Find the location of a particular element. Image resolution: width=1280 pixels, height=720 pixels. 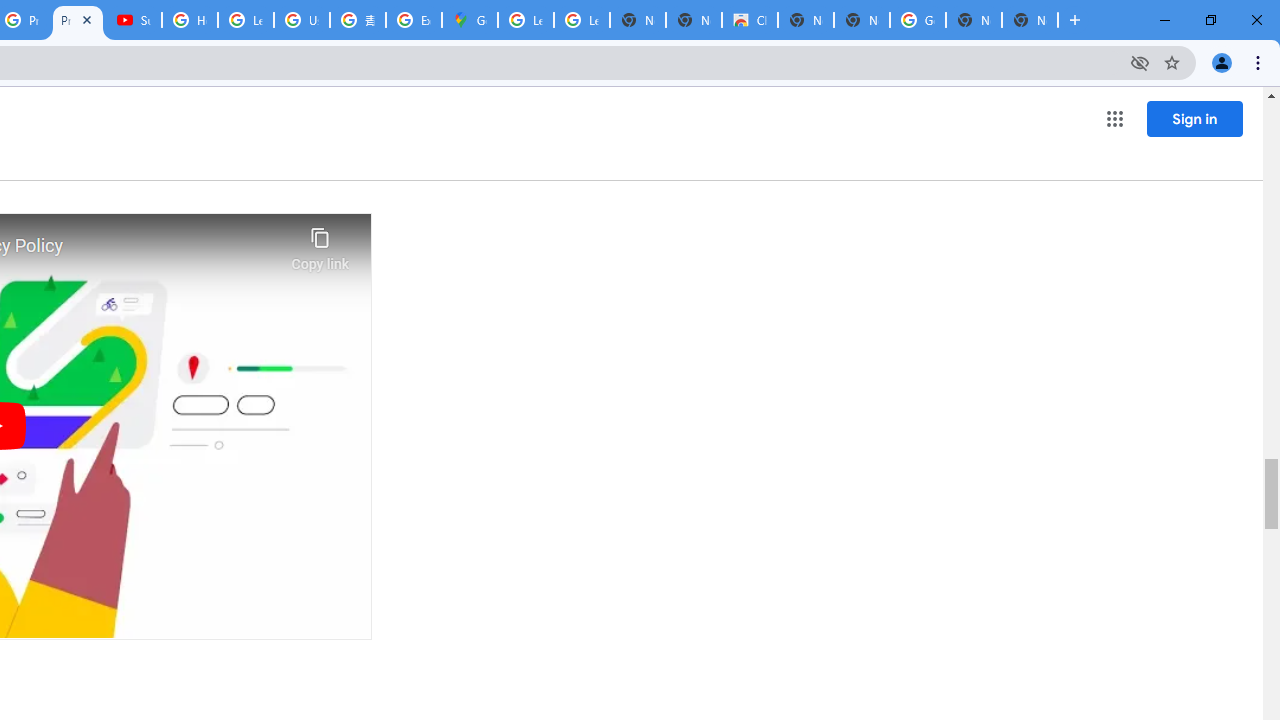

'Google Maps' is located at coordinates (468, 20).